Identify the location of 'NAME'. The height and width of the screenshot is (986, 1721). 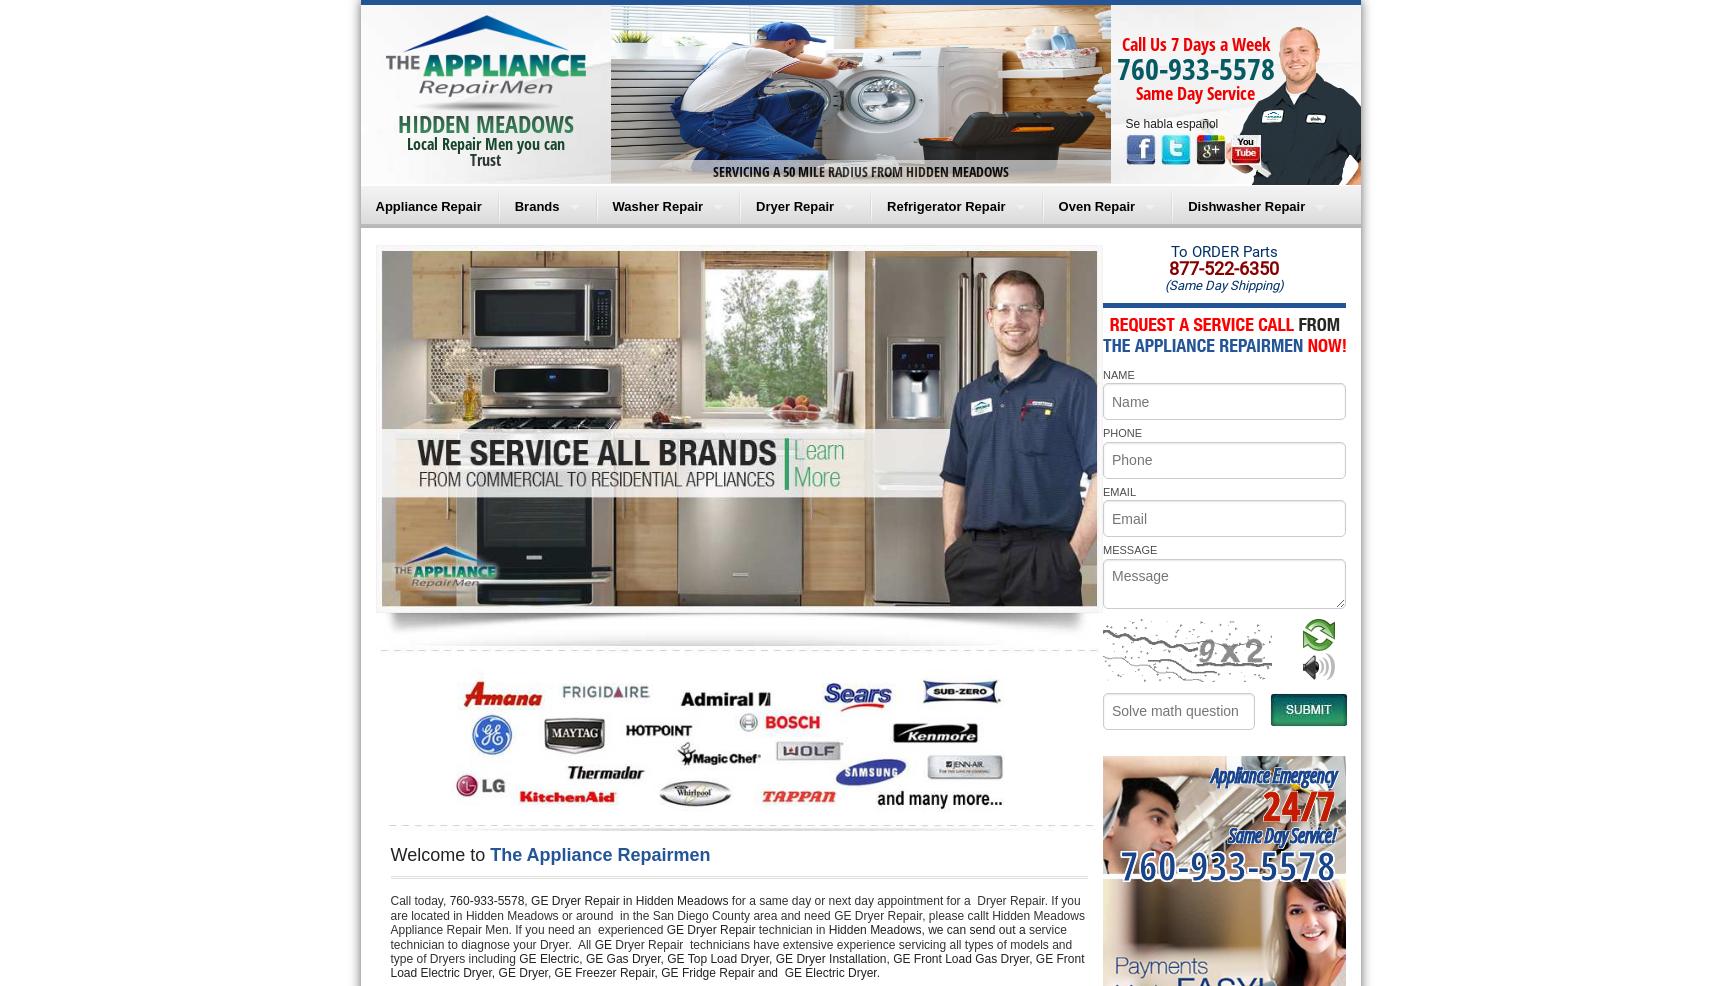
(1101, 372).